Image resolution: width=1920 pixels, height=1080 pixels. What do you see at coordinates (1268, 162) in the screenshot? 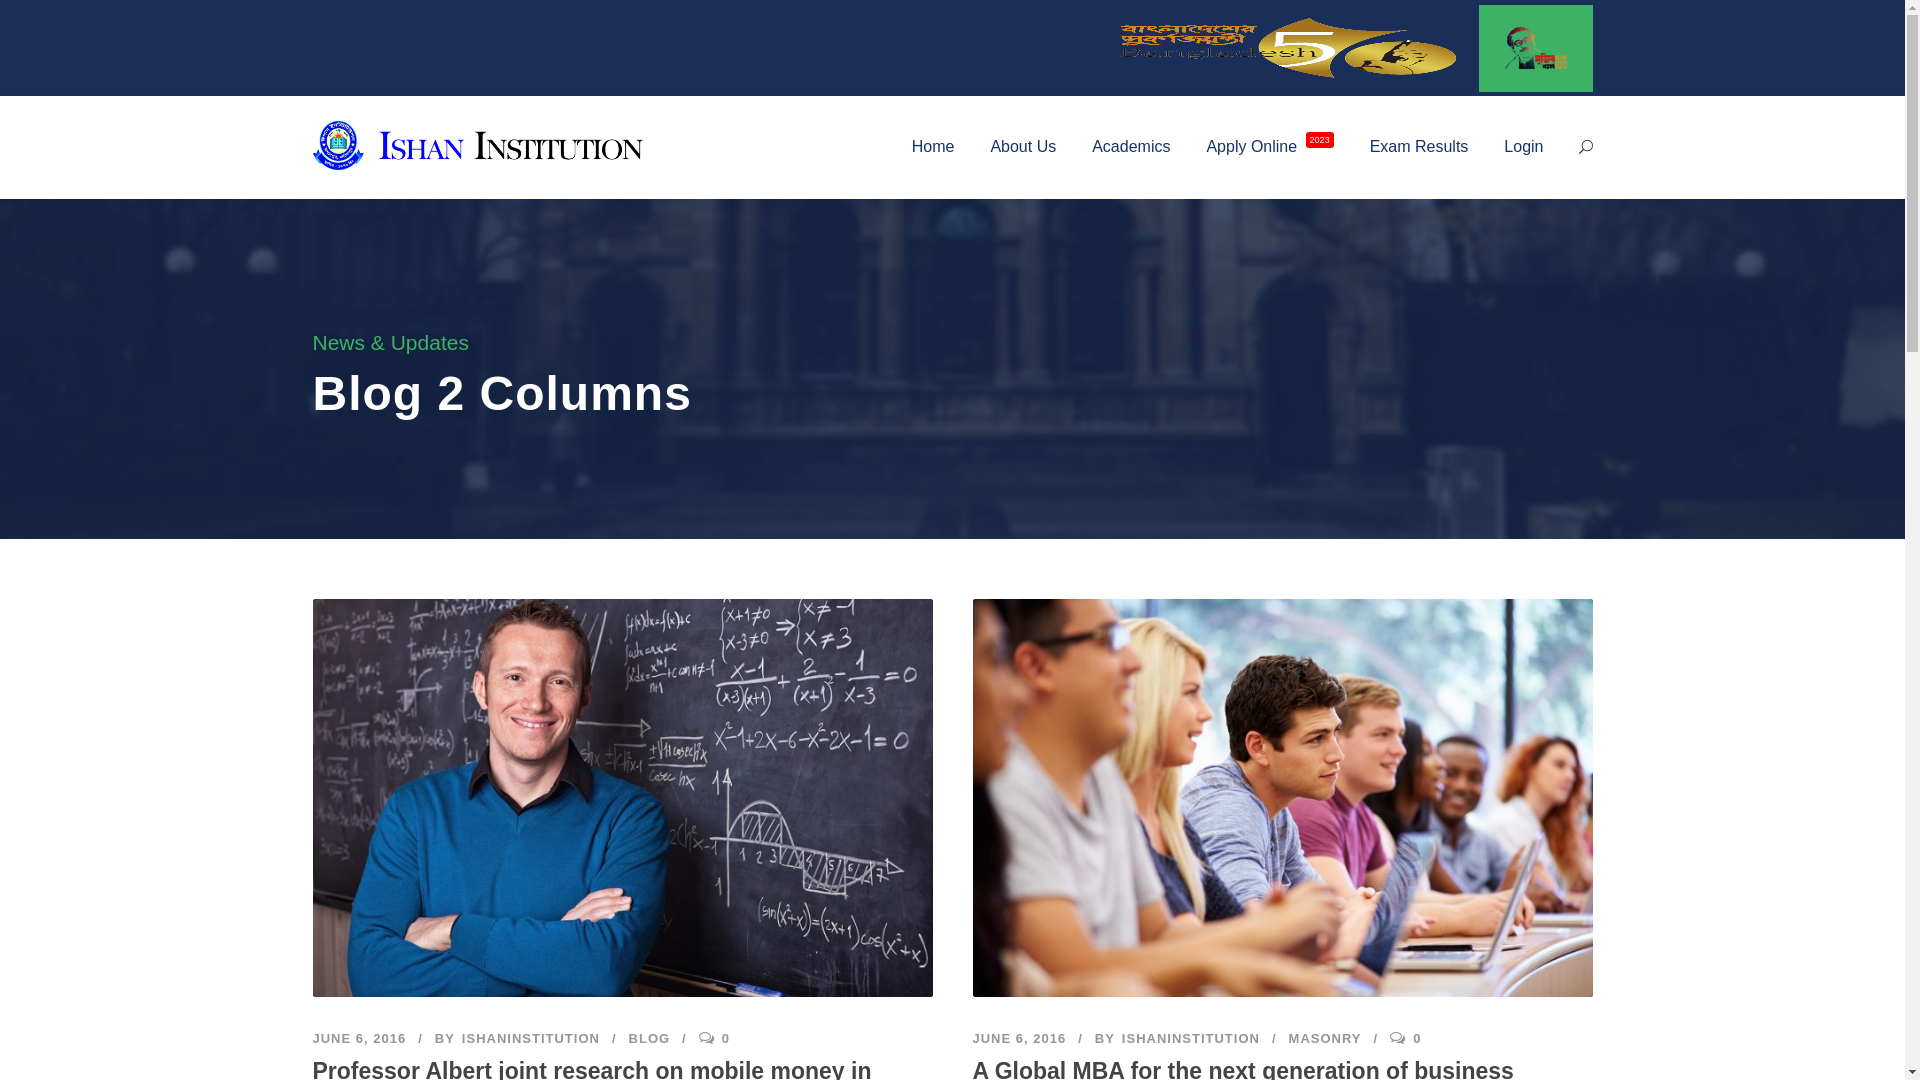
I see `'Apply Online 2023'` at bounding box center [1268, 162].